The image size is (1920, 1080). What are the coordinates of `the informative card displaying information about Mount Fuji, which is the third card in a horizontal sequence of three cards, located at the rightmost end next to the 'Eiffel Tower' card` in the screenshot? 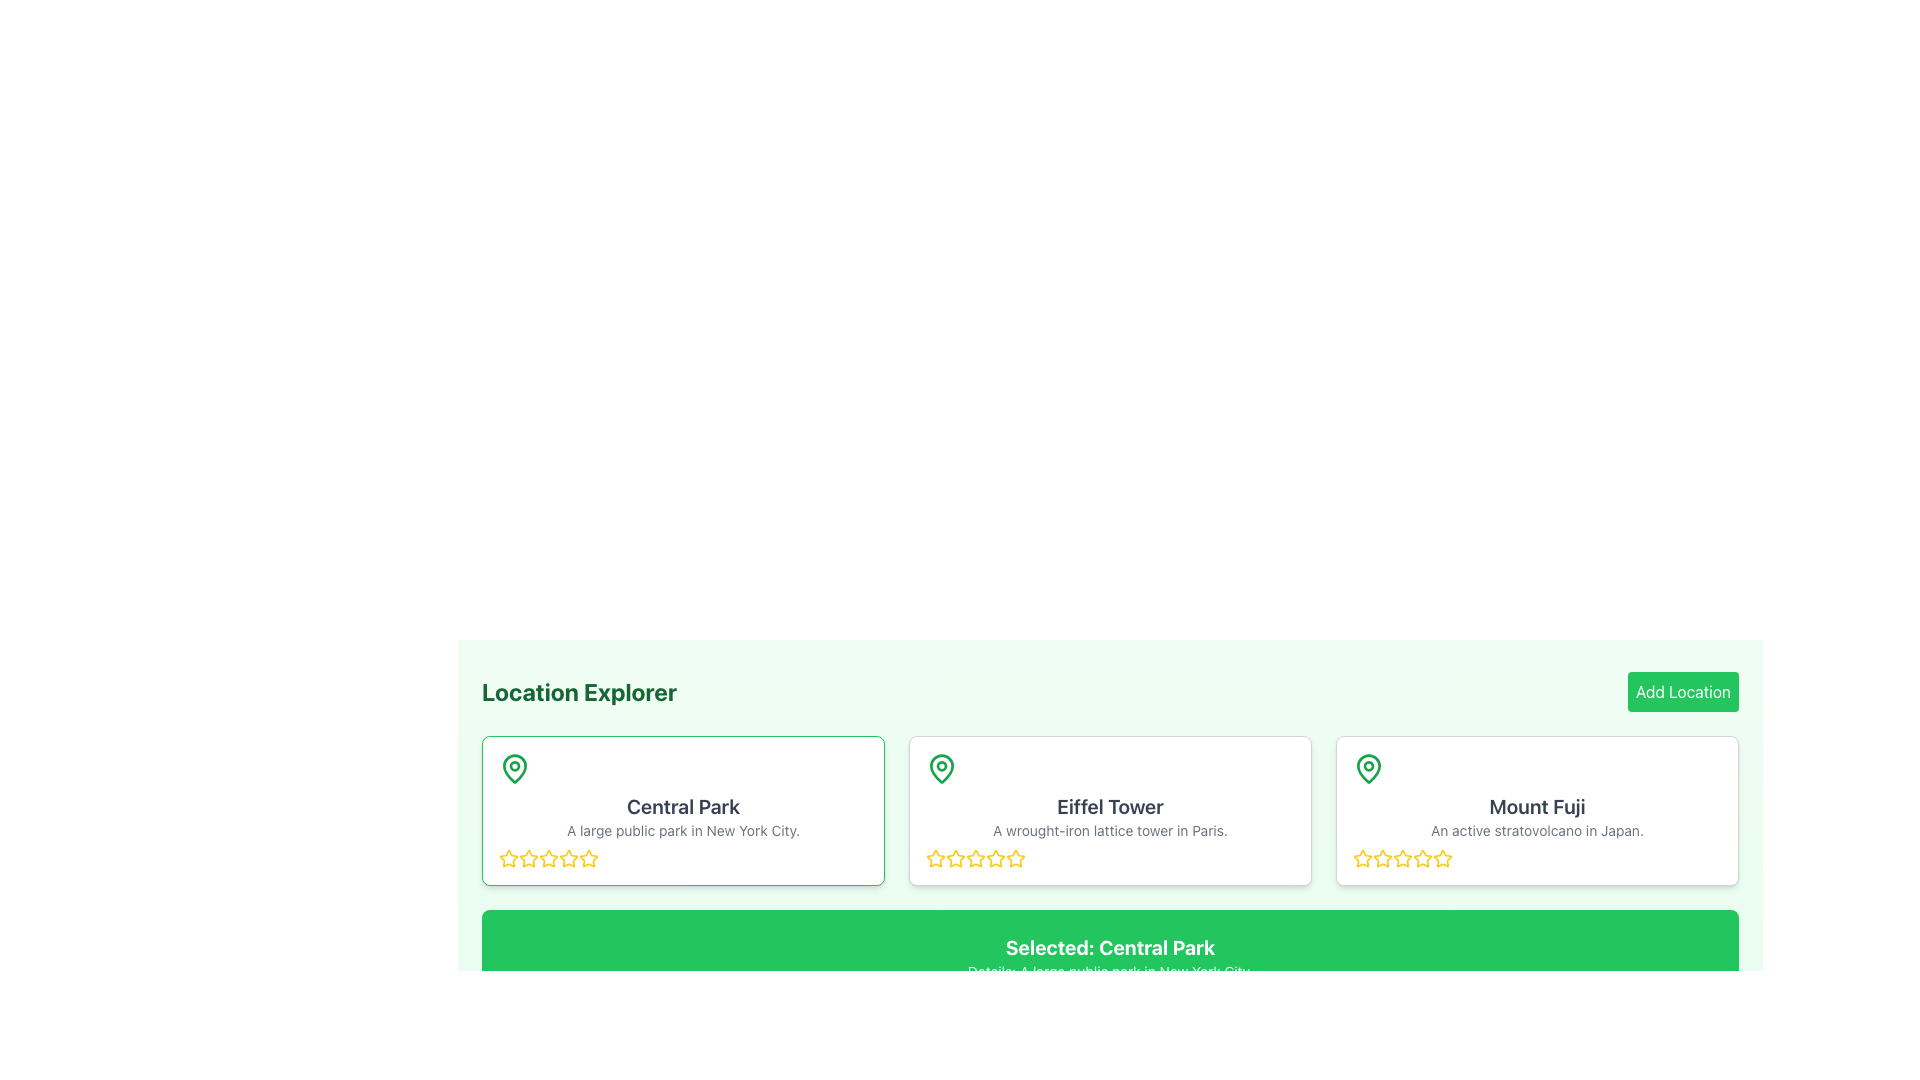 It's located at (1536, 810).